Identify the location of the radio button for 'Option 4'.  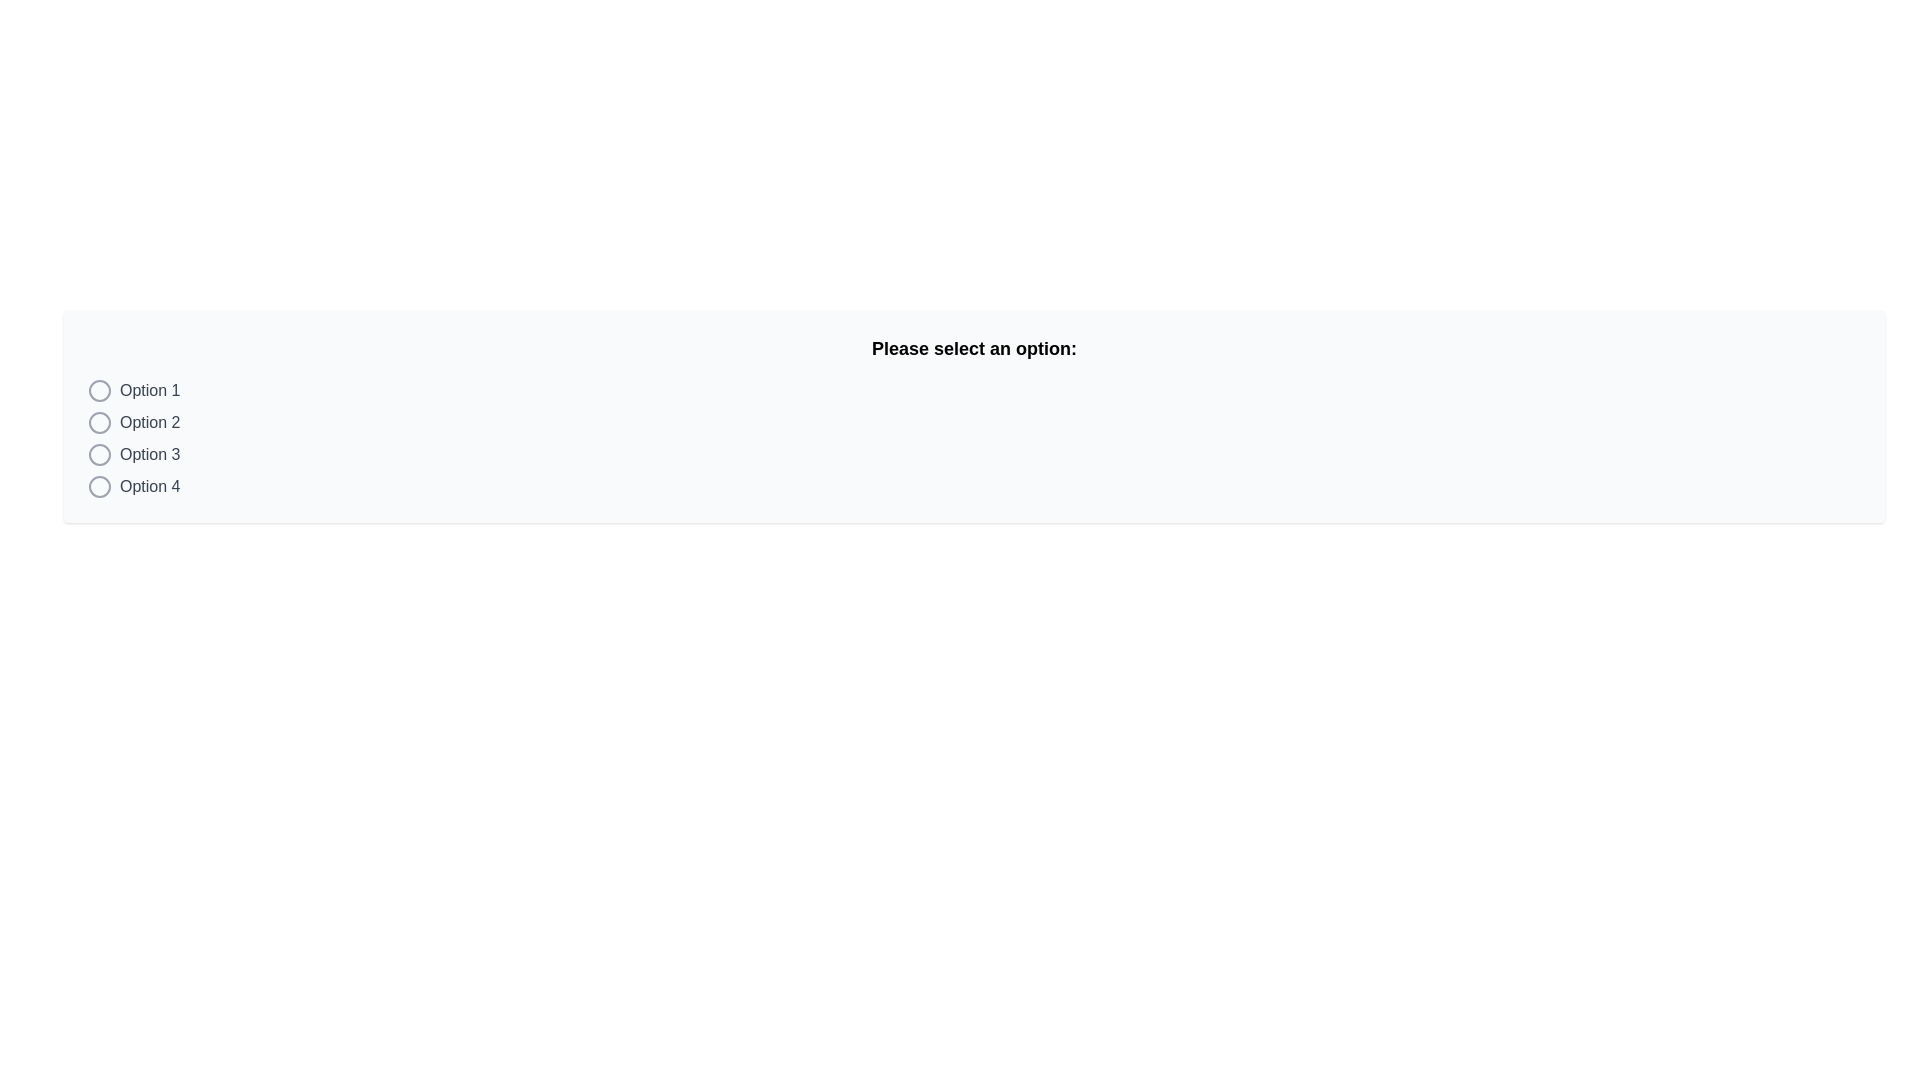
(99, 486).